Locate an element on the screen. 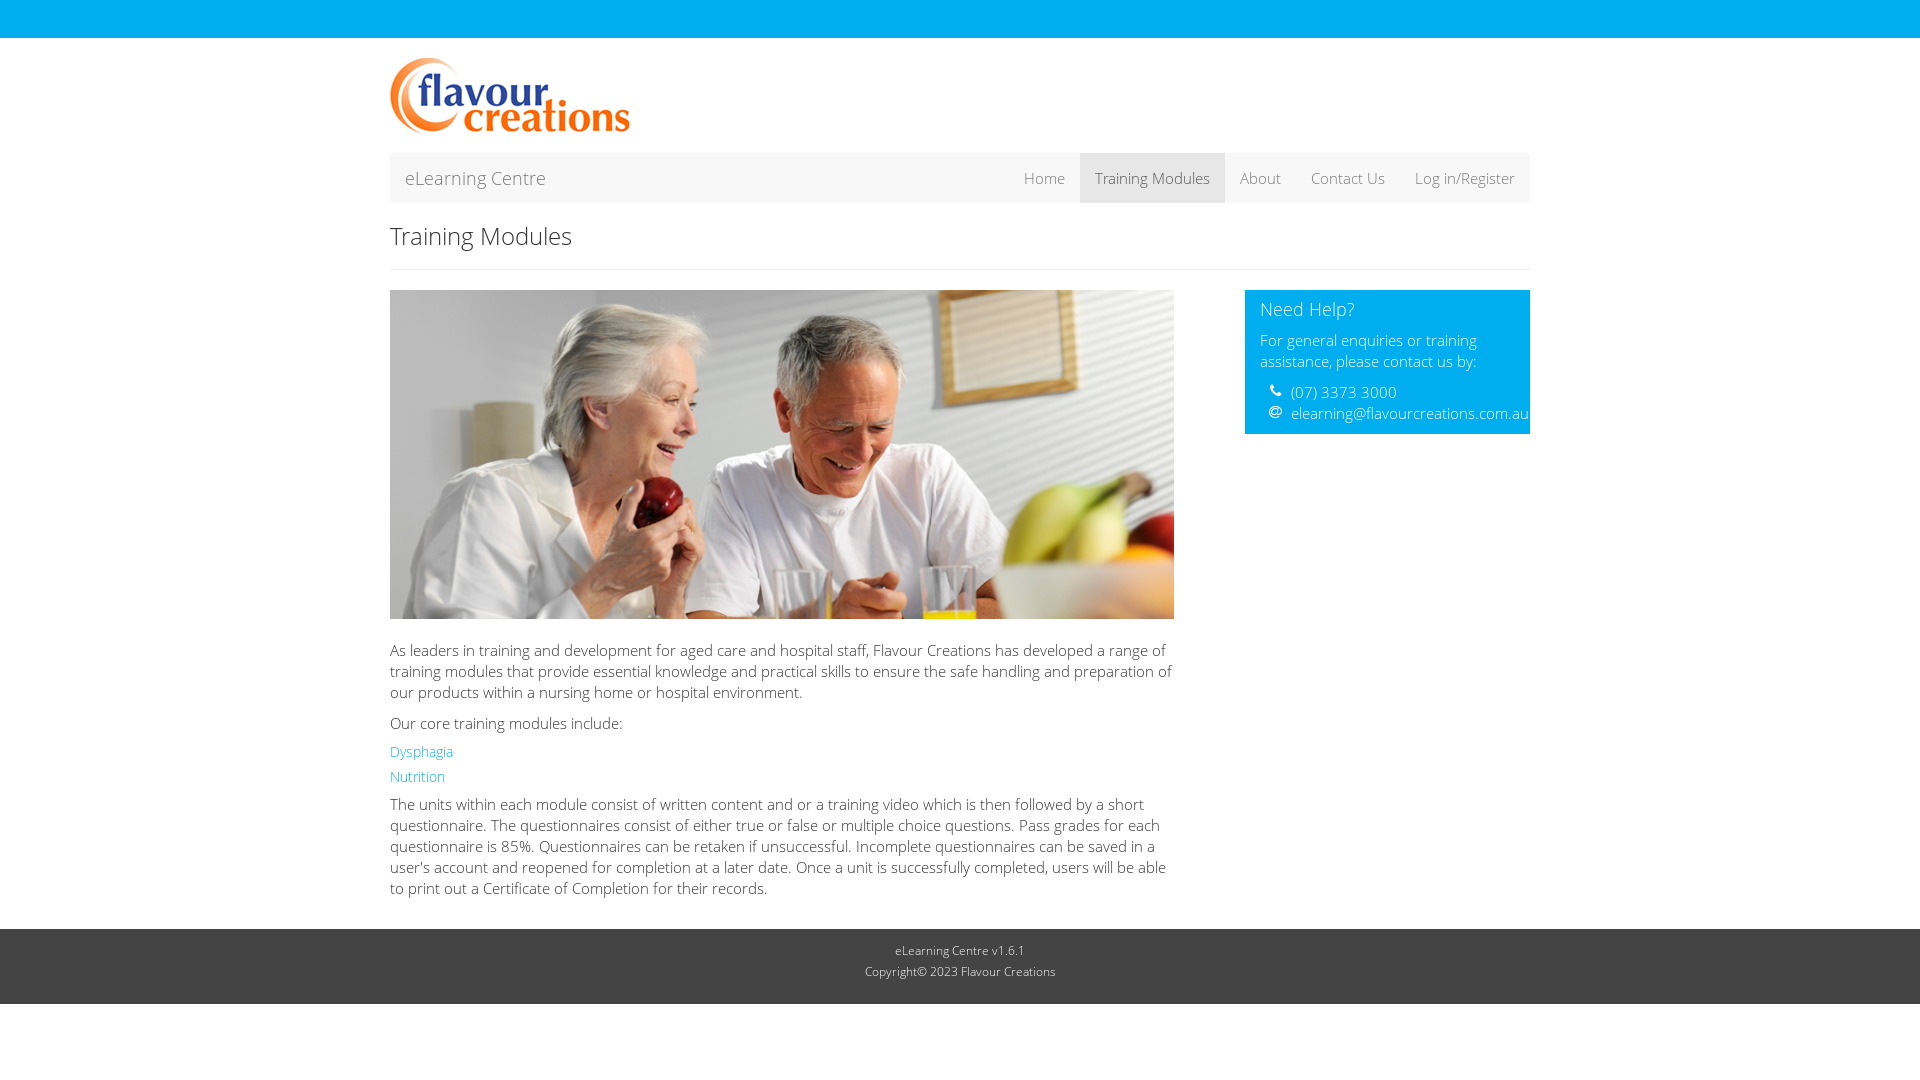 Image resolution: width=1920 pixels, height=1080 pixels. 'eLearning Centre' is located at coordinates (474, 176).